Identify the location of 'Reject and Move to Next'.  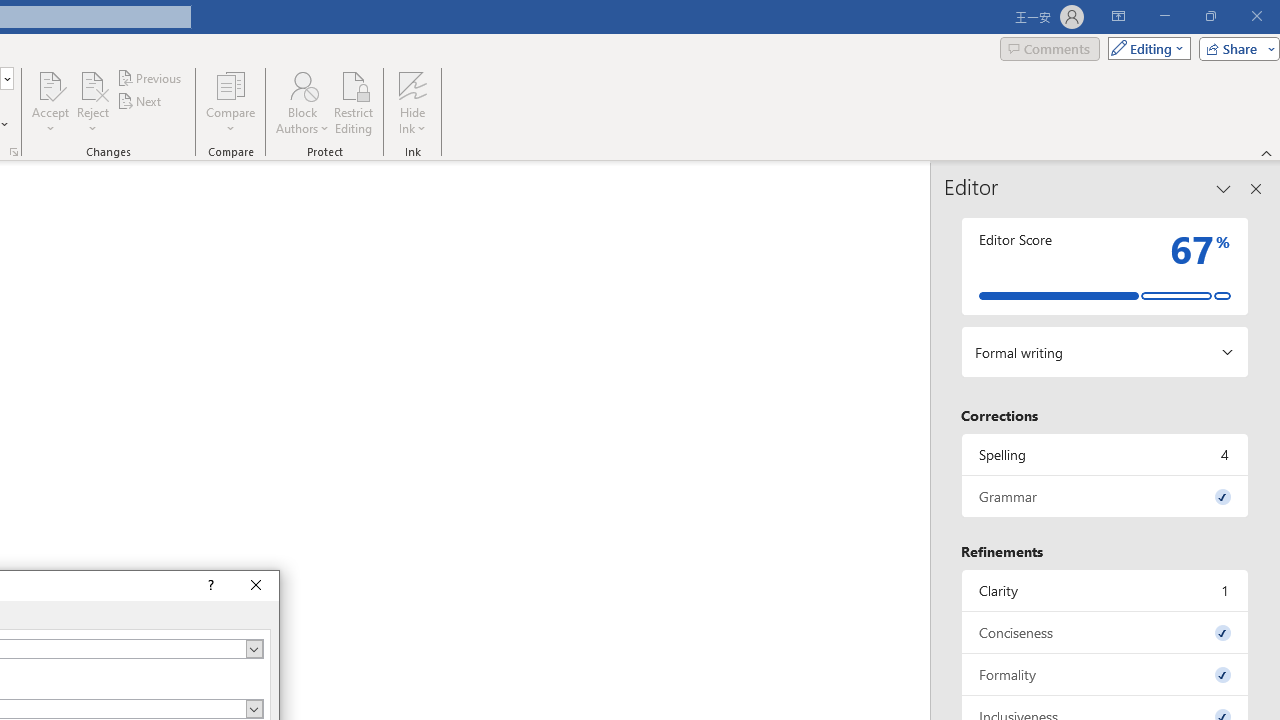
(91, 84).